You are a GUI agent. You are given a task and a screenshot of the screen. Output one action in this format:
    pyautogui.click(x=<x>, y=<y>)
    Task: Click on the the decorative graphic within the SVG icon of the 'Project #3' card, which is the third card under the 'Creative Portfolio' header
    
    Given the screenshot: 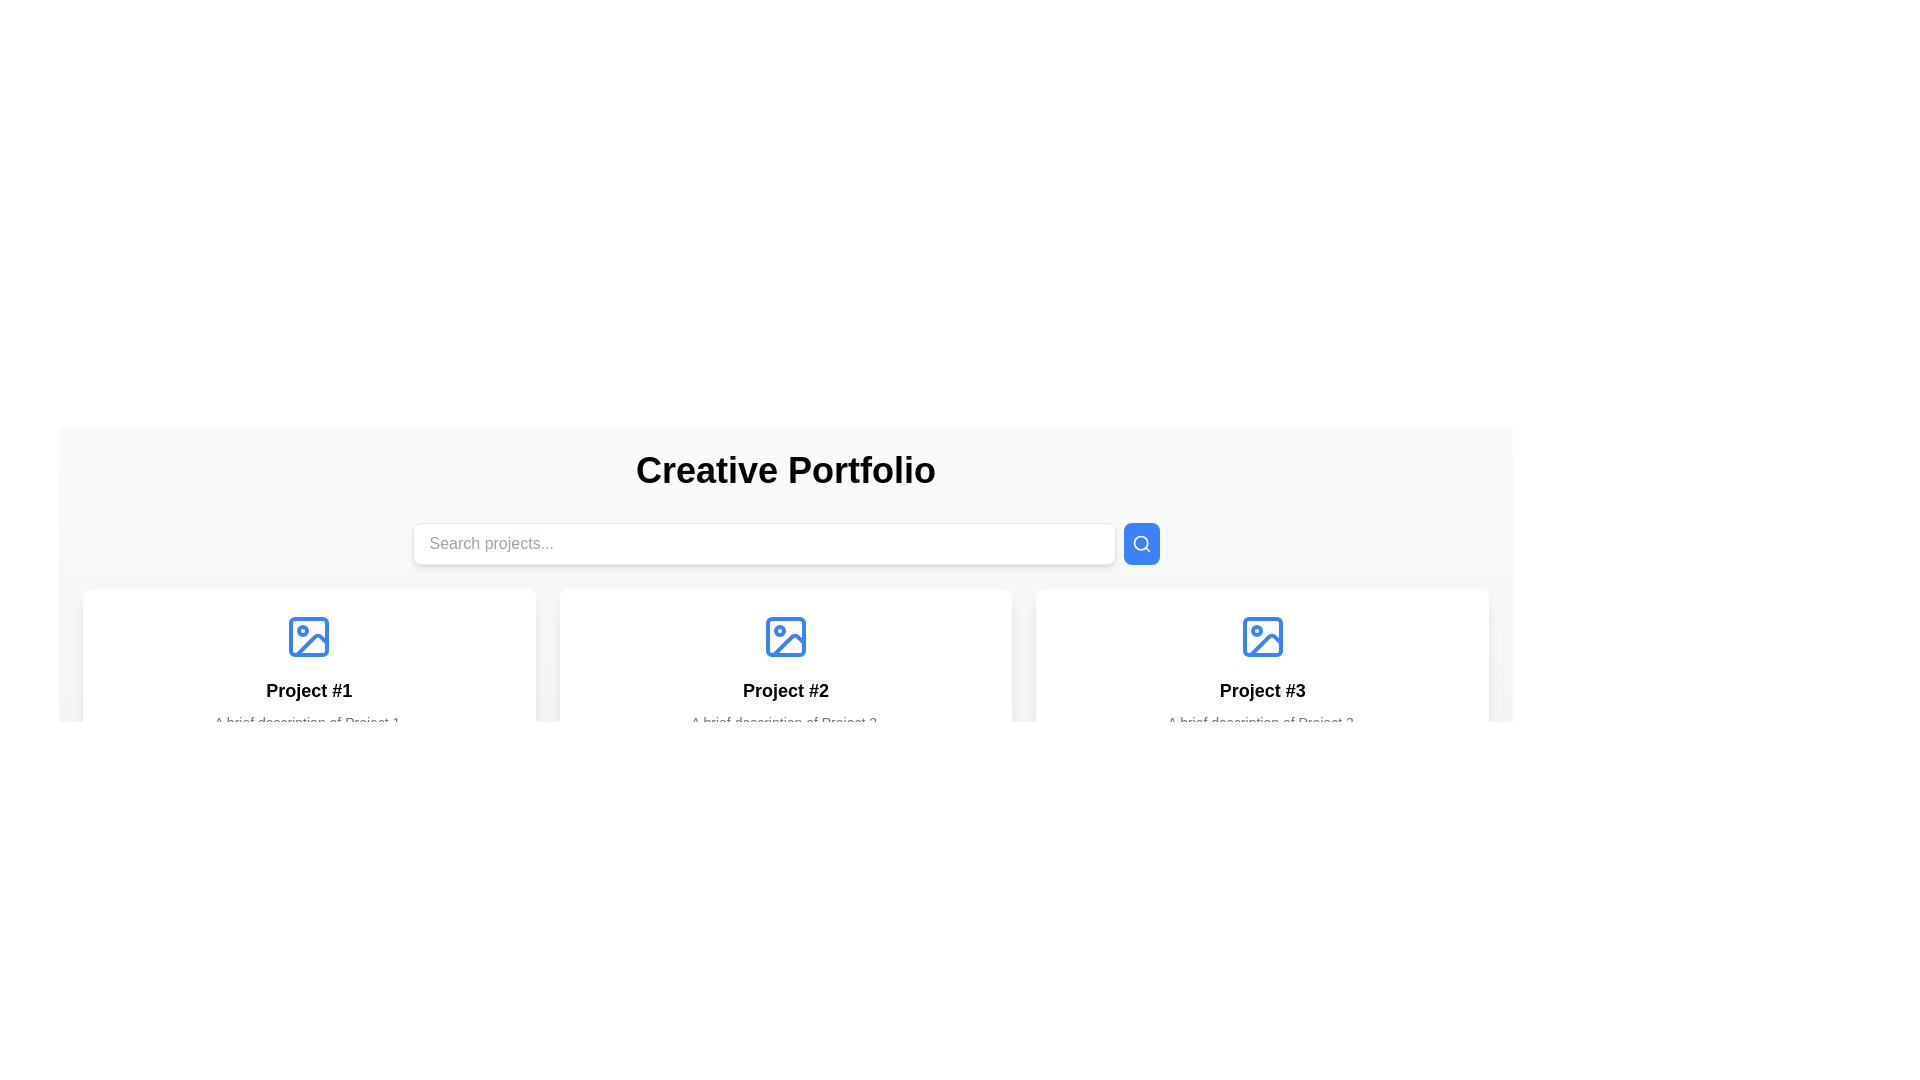 What is the action you would take?
    pyautogui.click(x=1264, y=645)
    